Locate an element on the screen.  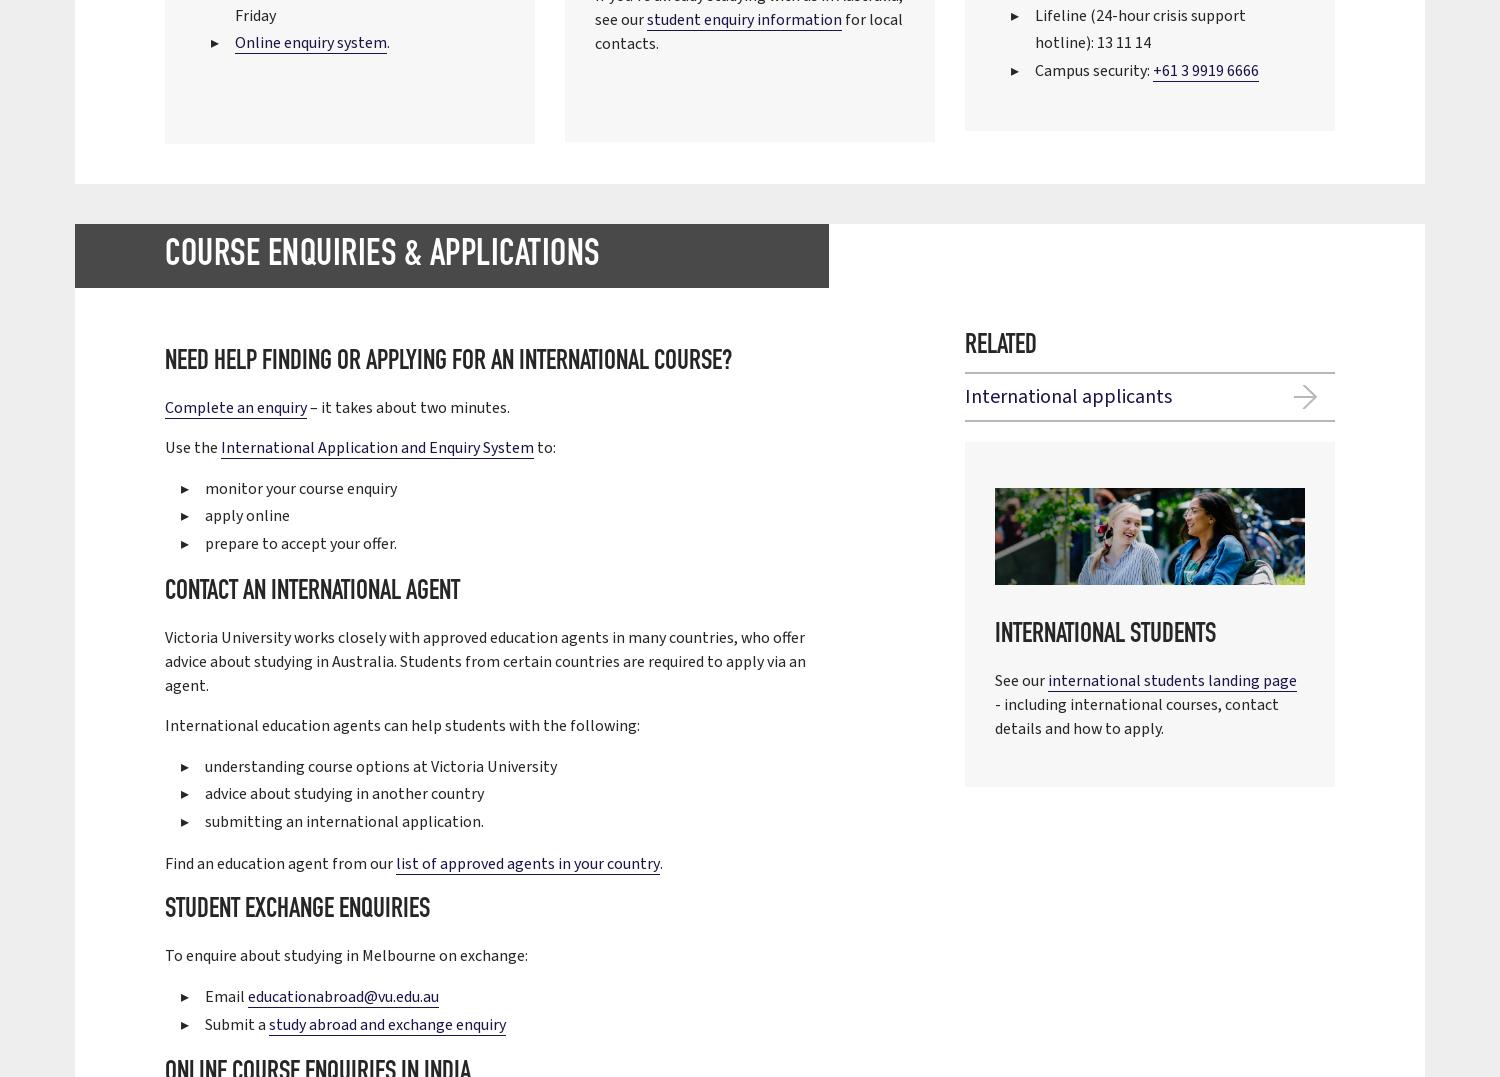
'prepare to accept your offer.' is located at coordinates (301, 543).